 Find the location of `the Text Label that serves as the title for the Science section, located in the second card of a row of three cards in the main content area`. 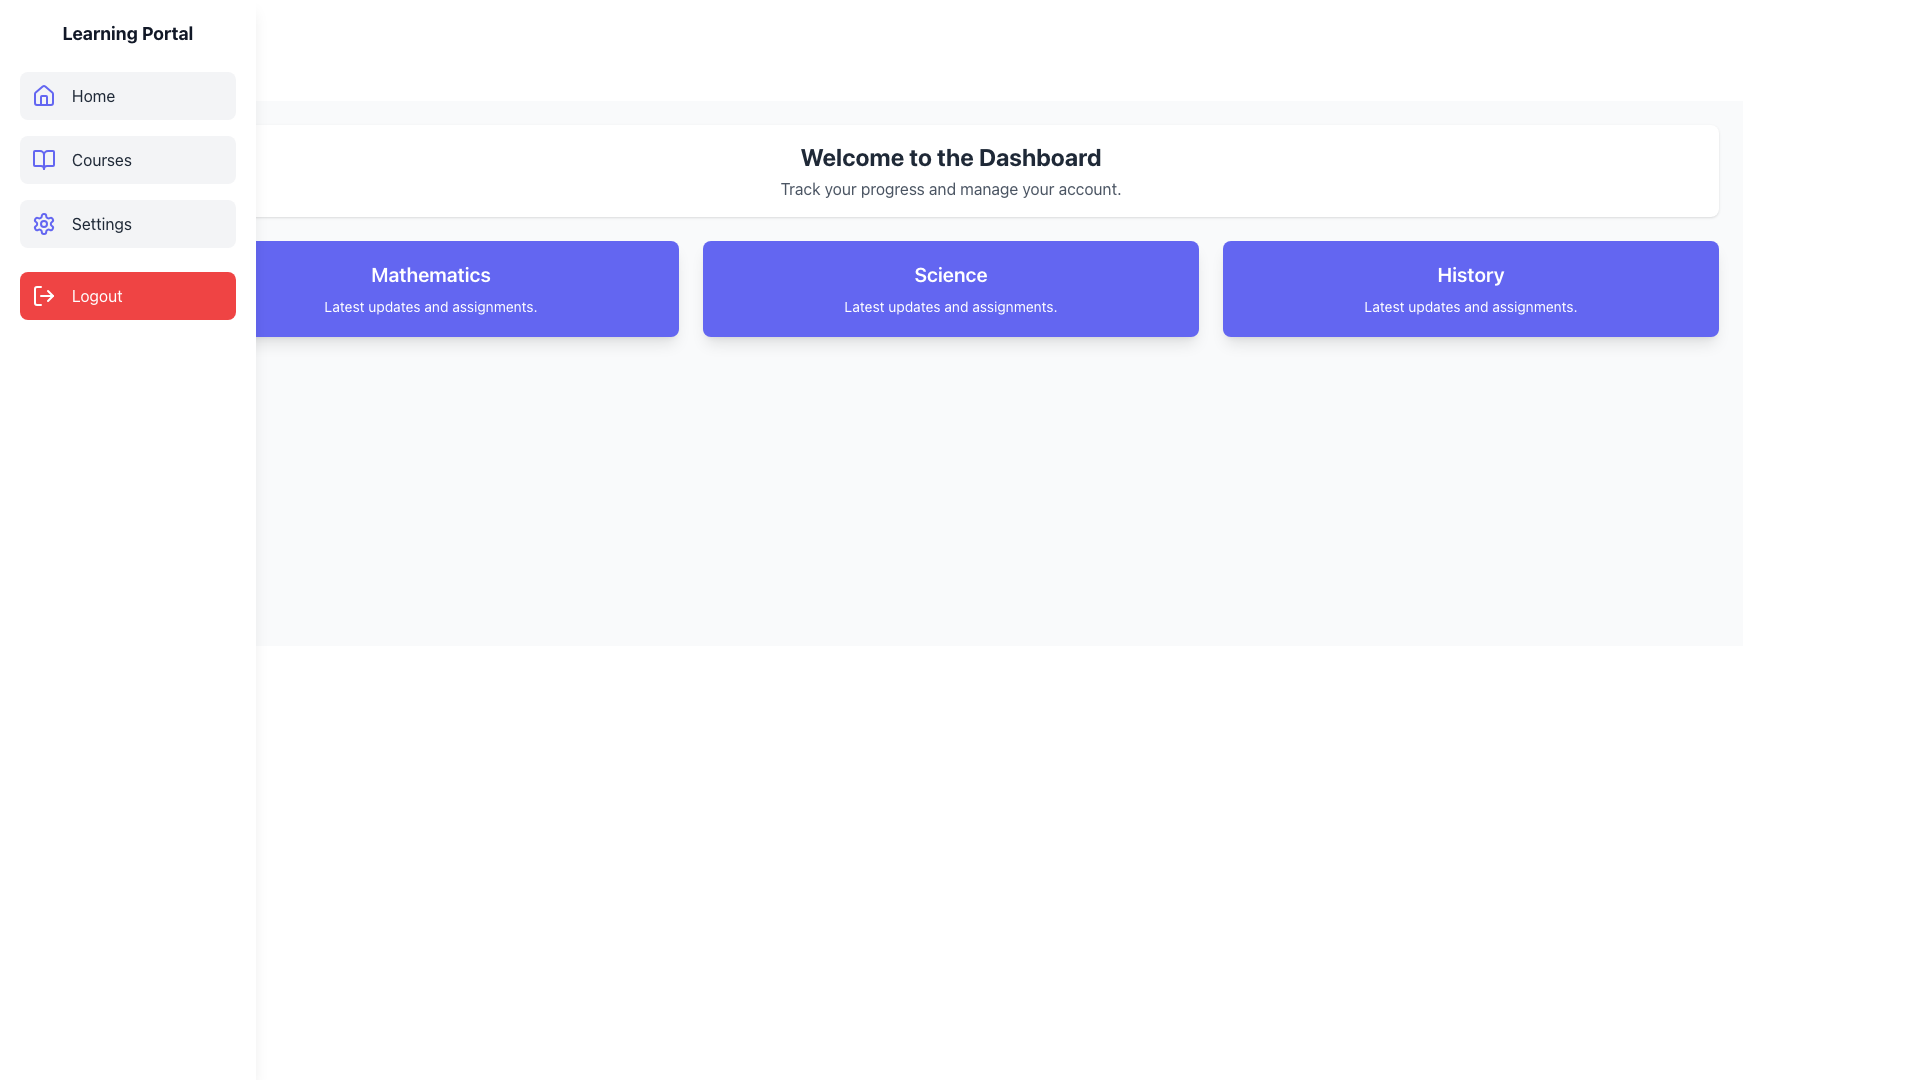

the Text Label that serves as the title for the Science section, located in the second card of a row of three cards in the main content area is located at coordinates (949, 274).